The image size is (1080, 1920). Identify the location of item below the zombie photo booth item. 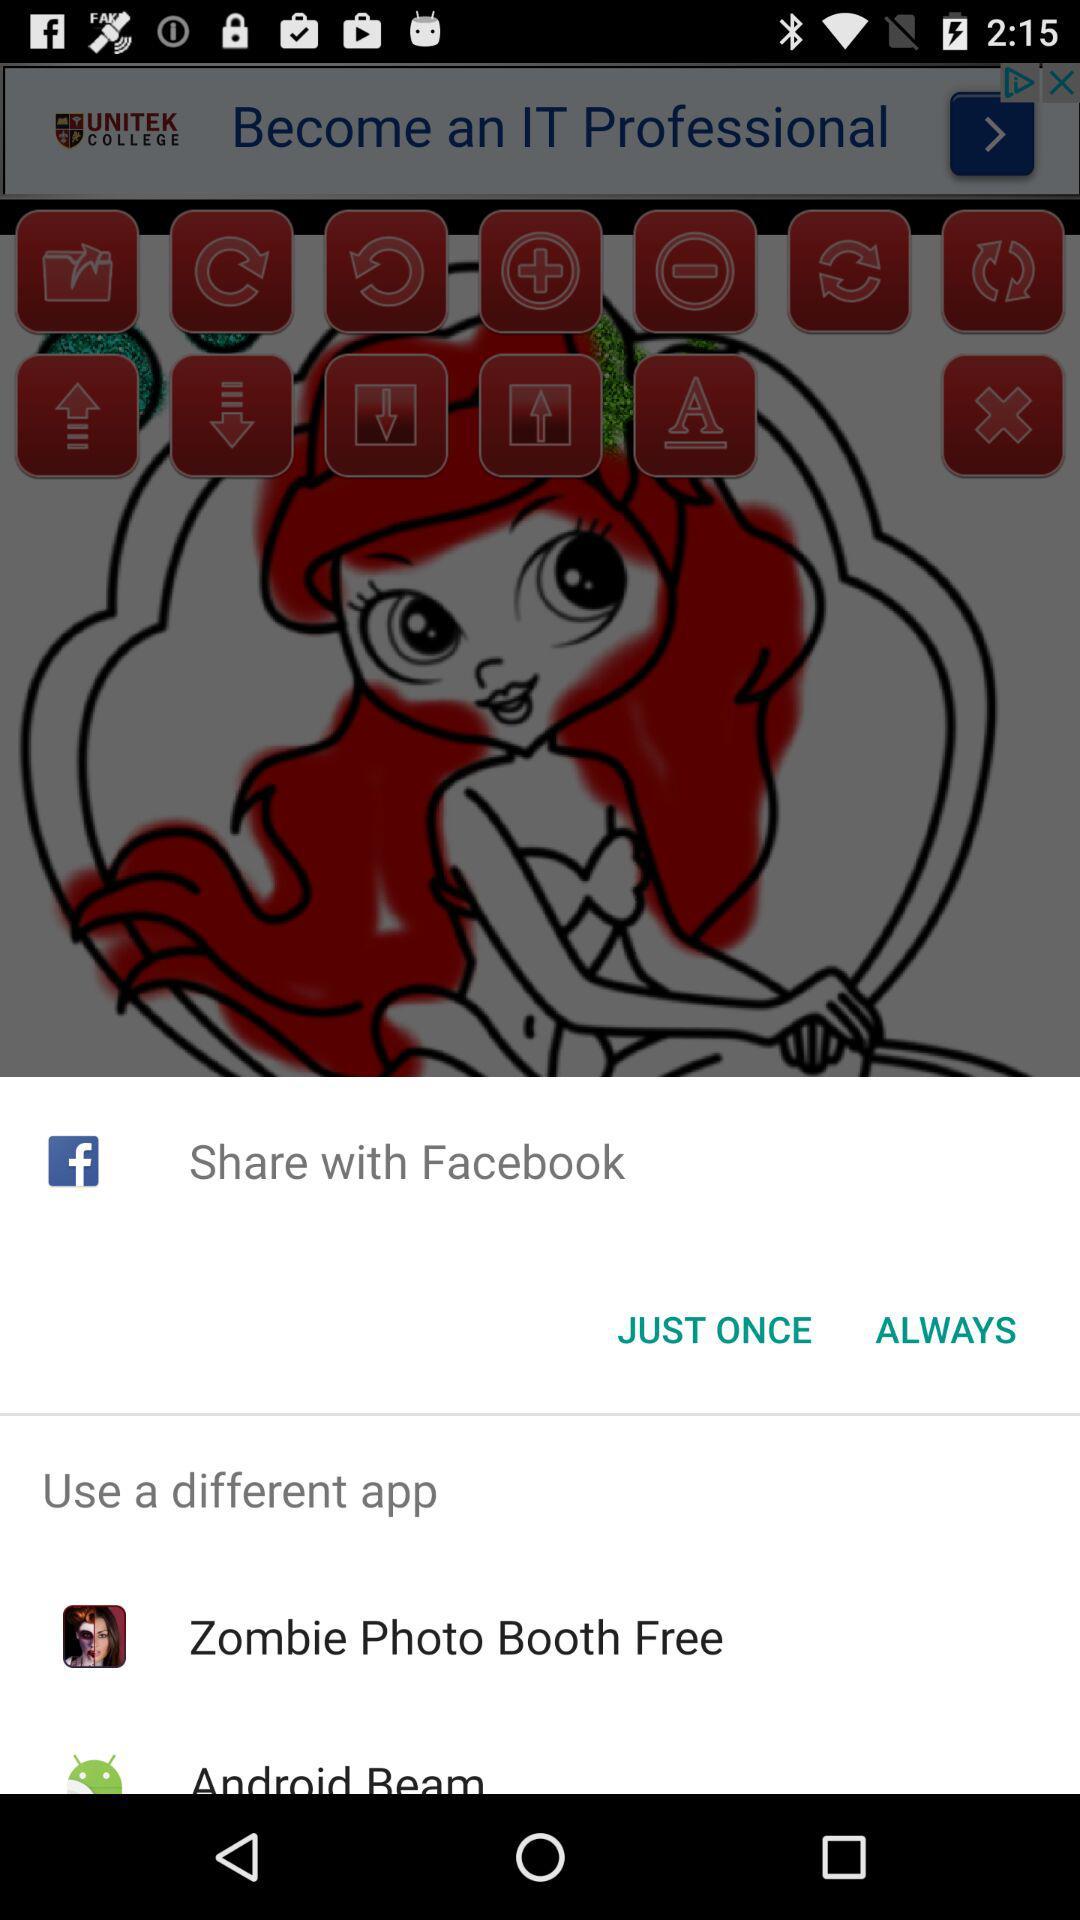
(336, 1772).